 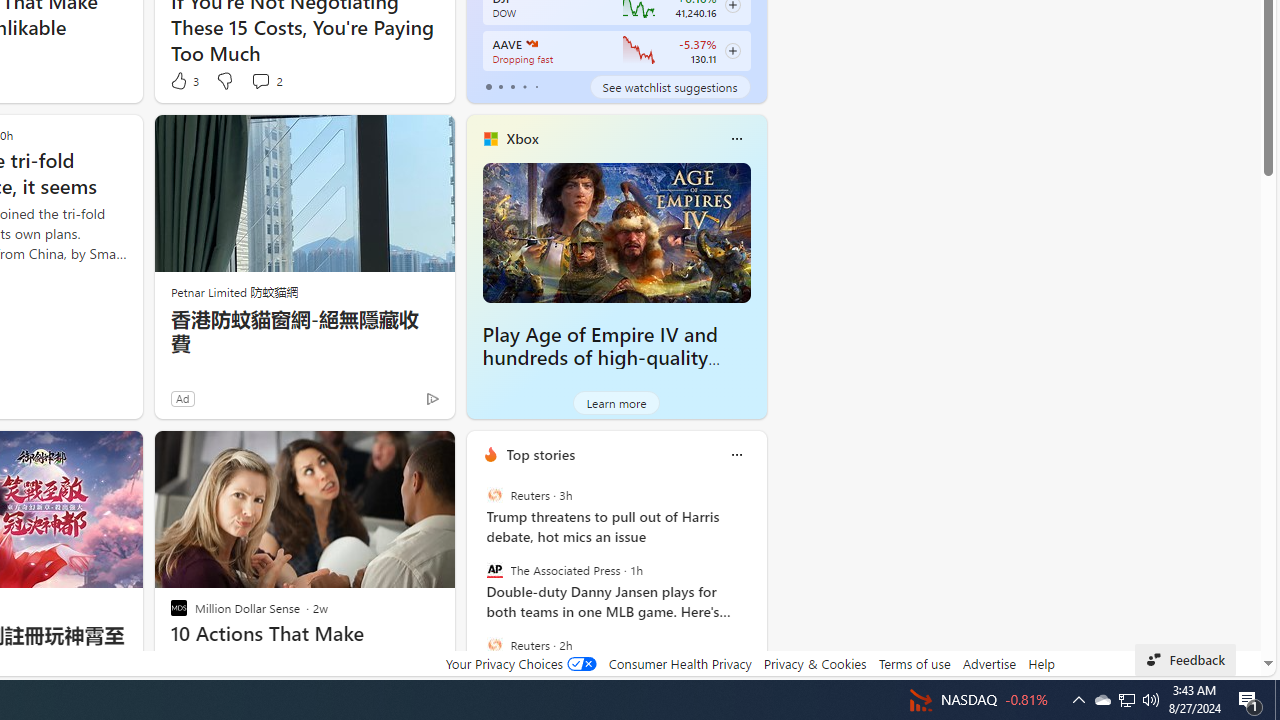 I want to click on 'tab-4', so click(x=536, y=86).